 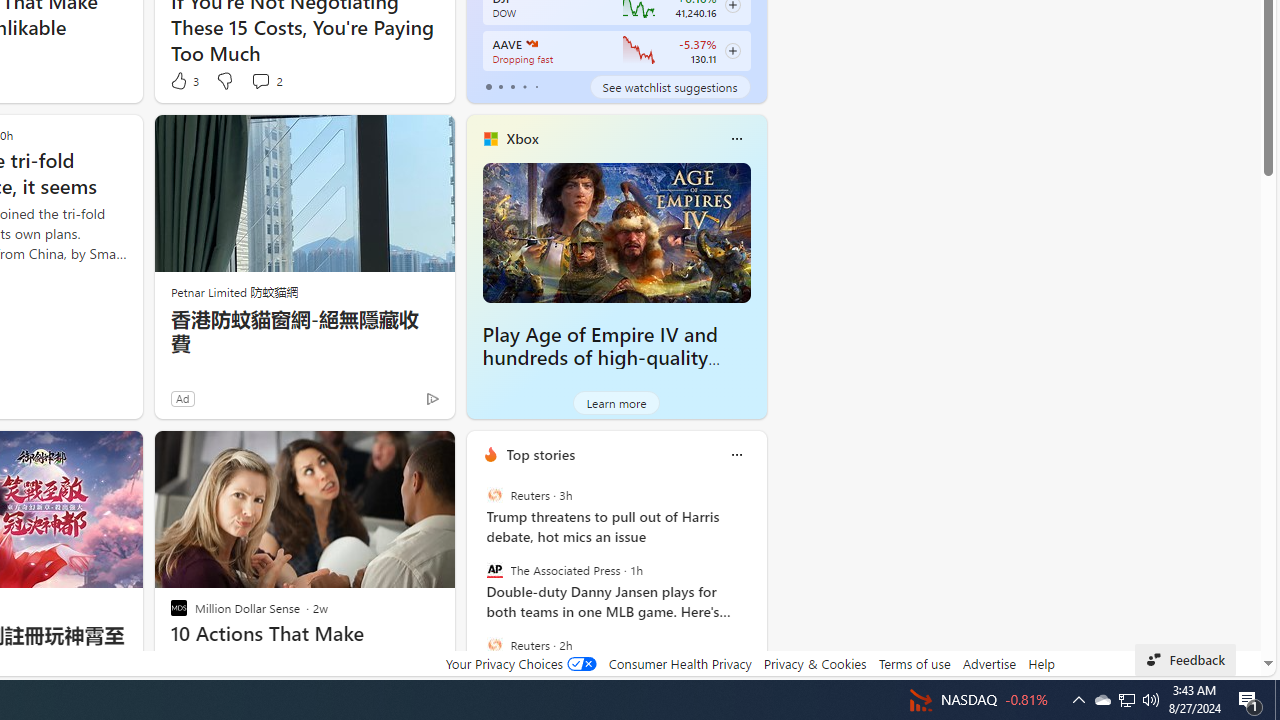 I want to click on 'tab-4', so click(x=536, y=86).